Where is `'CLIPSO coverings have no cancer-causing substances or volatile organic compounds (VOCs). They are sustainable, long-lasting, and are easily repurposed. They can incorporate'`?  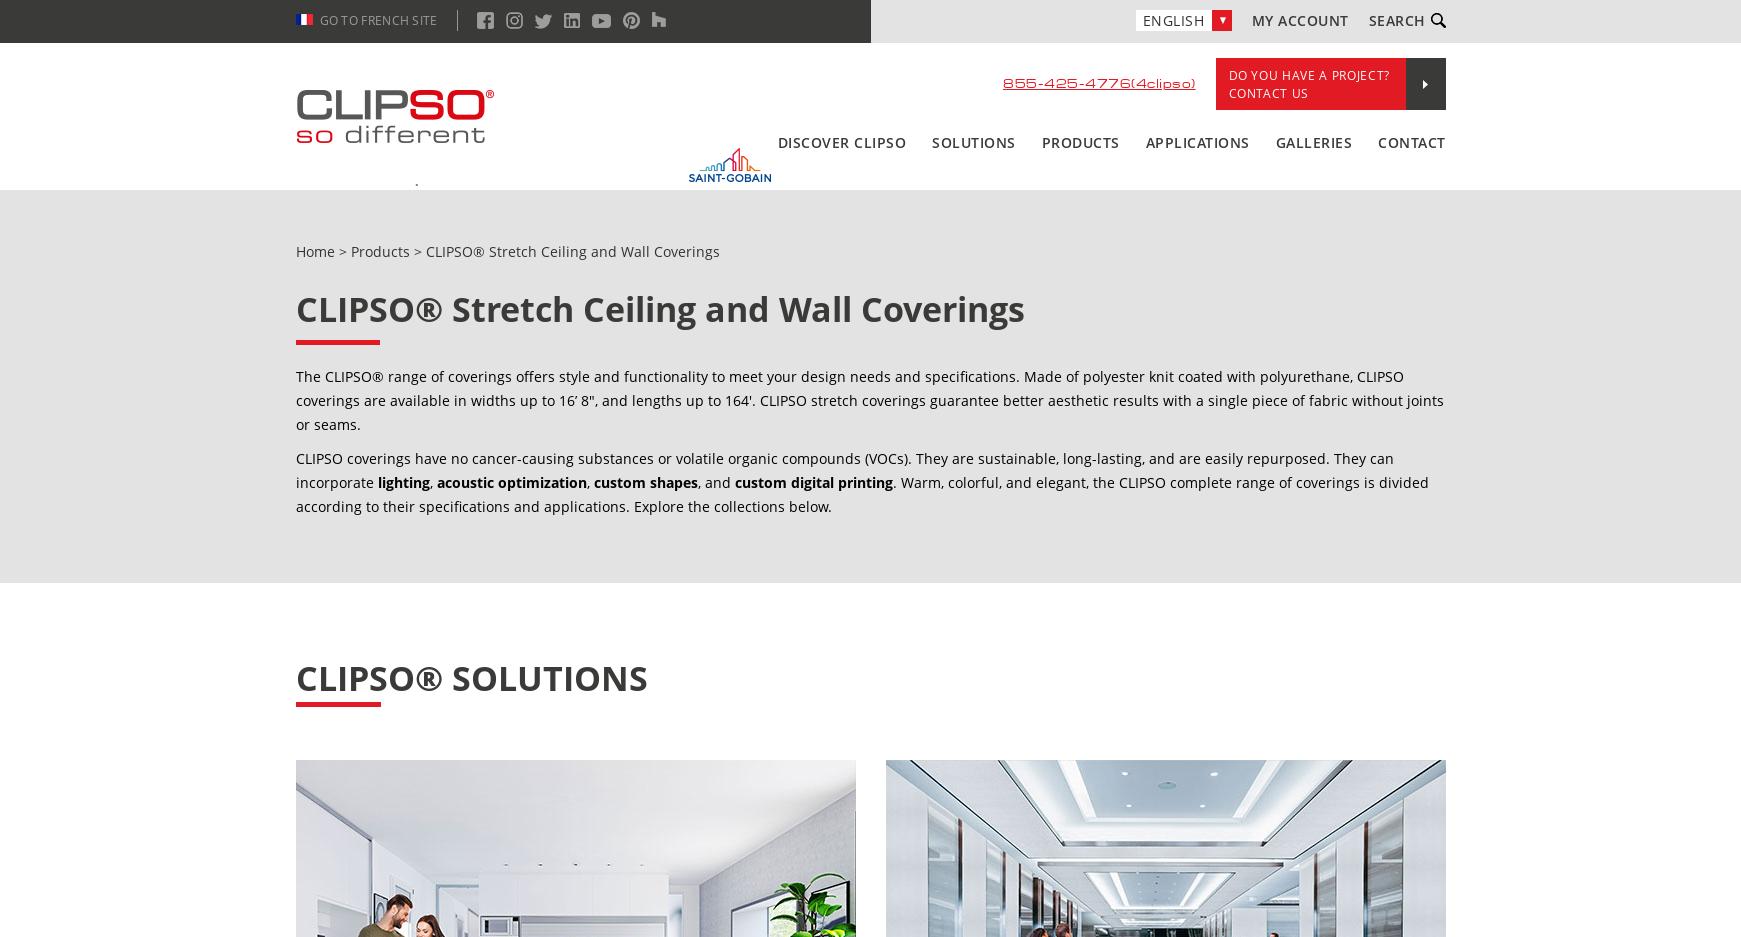
'CLIPSO coverings have no cancer-causing substances or volatile organic compounds (VOCs). They are sustainable, long-lasting, and are easily repurposed. They can incorporate' is located at coordinates (843, 470).